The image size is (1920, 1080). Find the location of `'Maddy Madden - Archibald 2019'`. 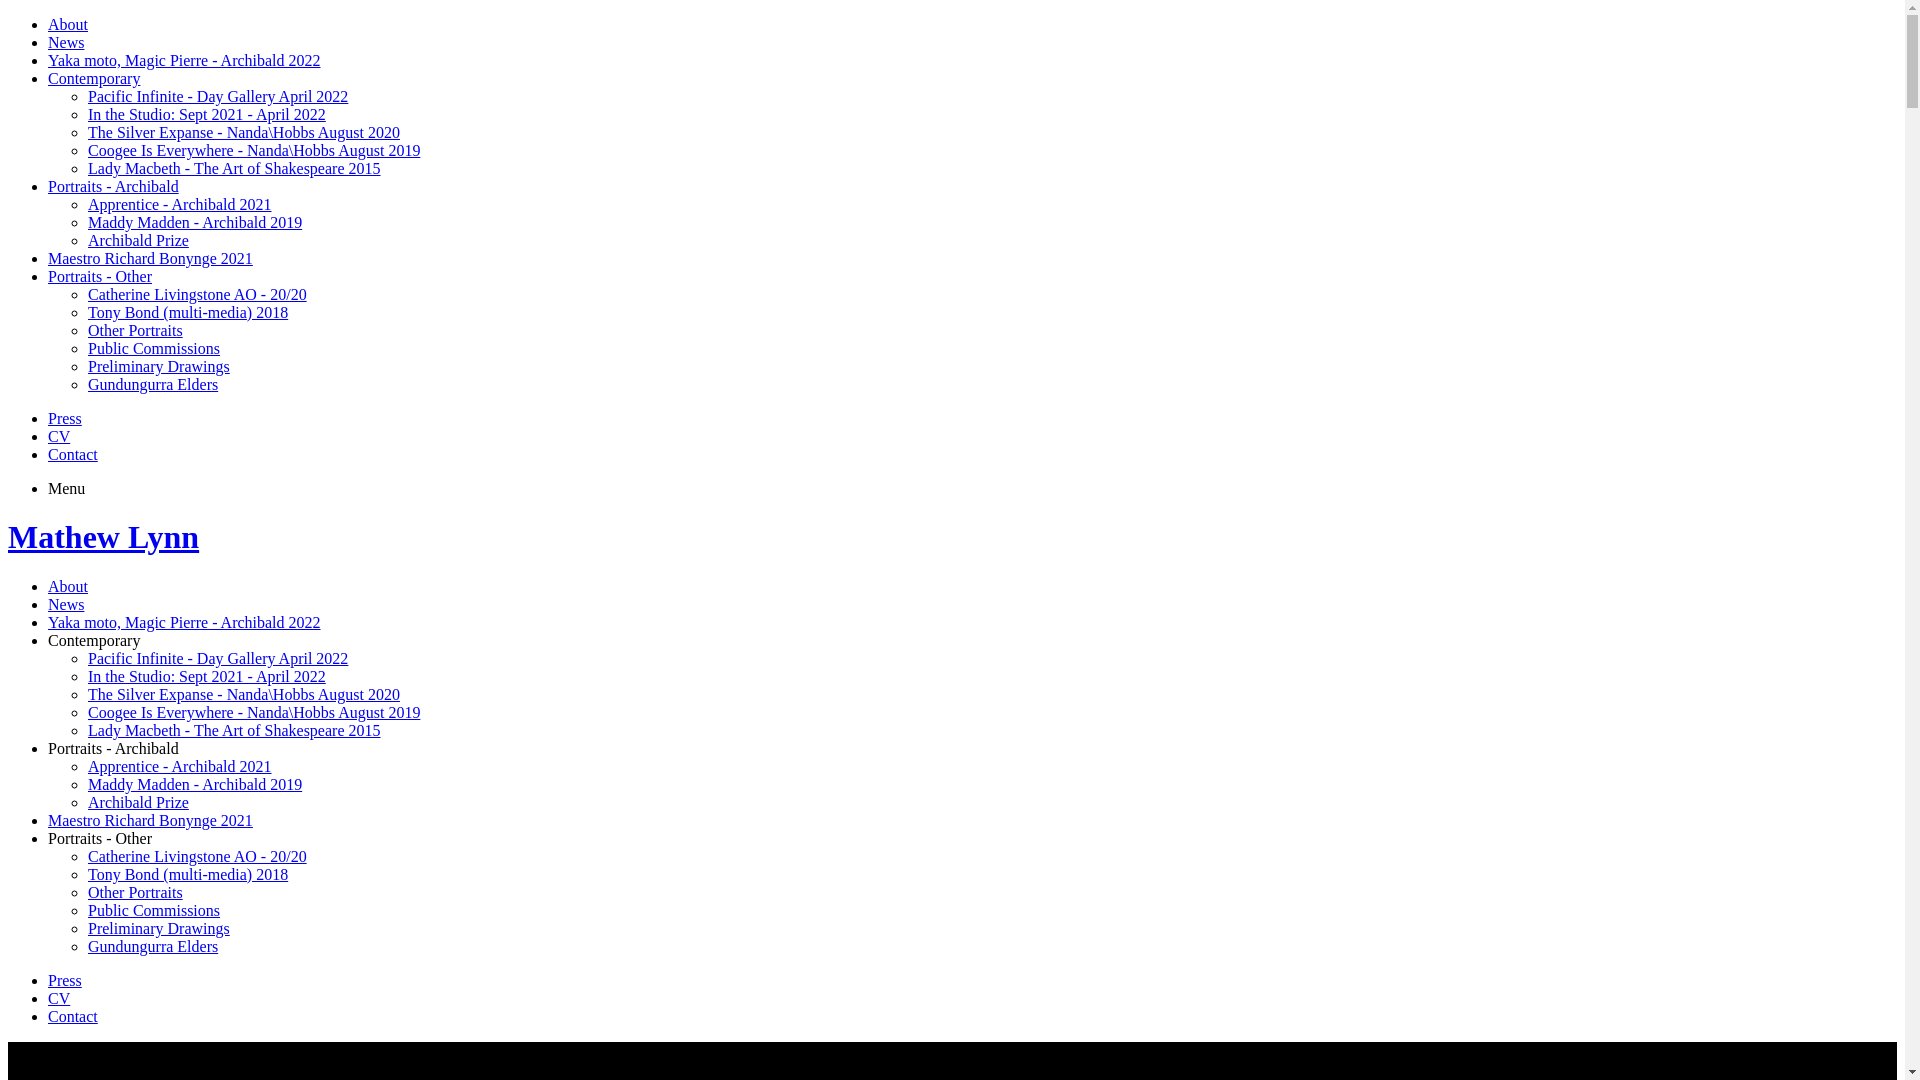

'Maddy Madden - Archibald 2019' is located at coordinates (195, 783).